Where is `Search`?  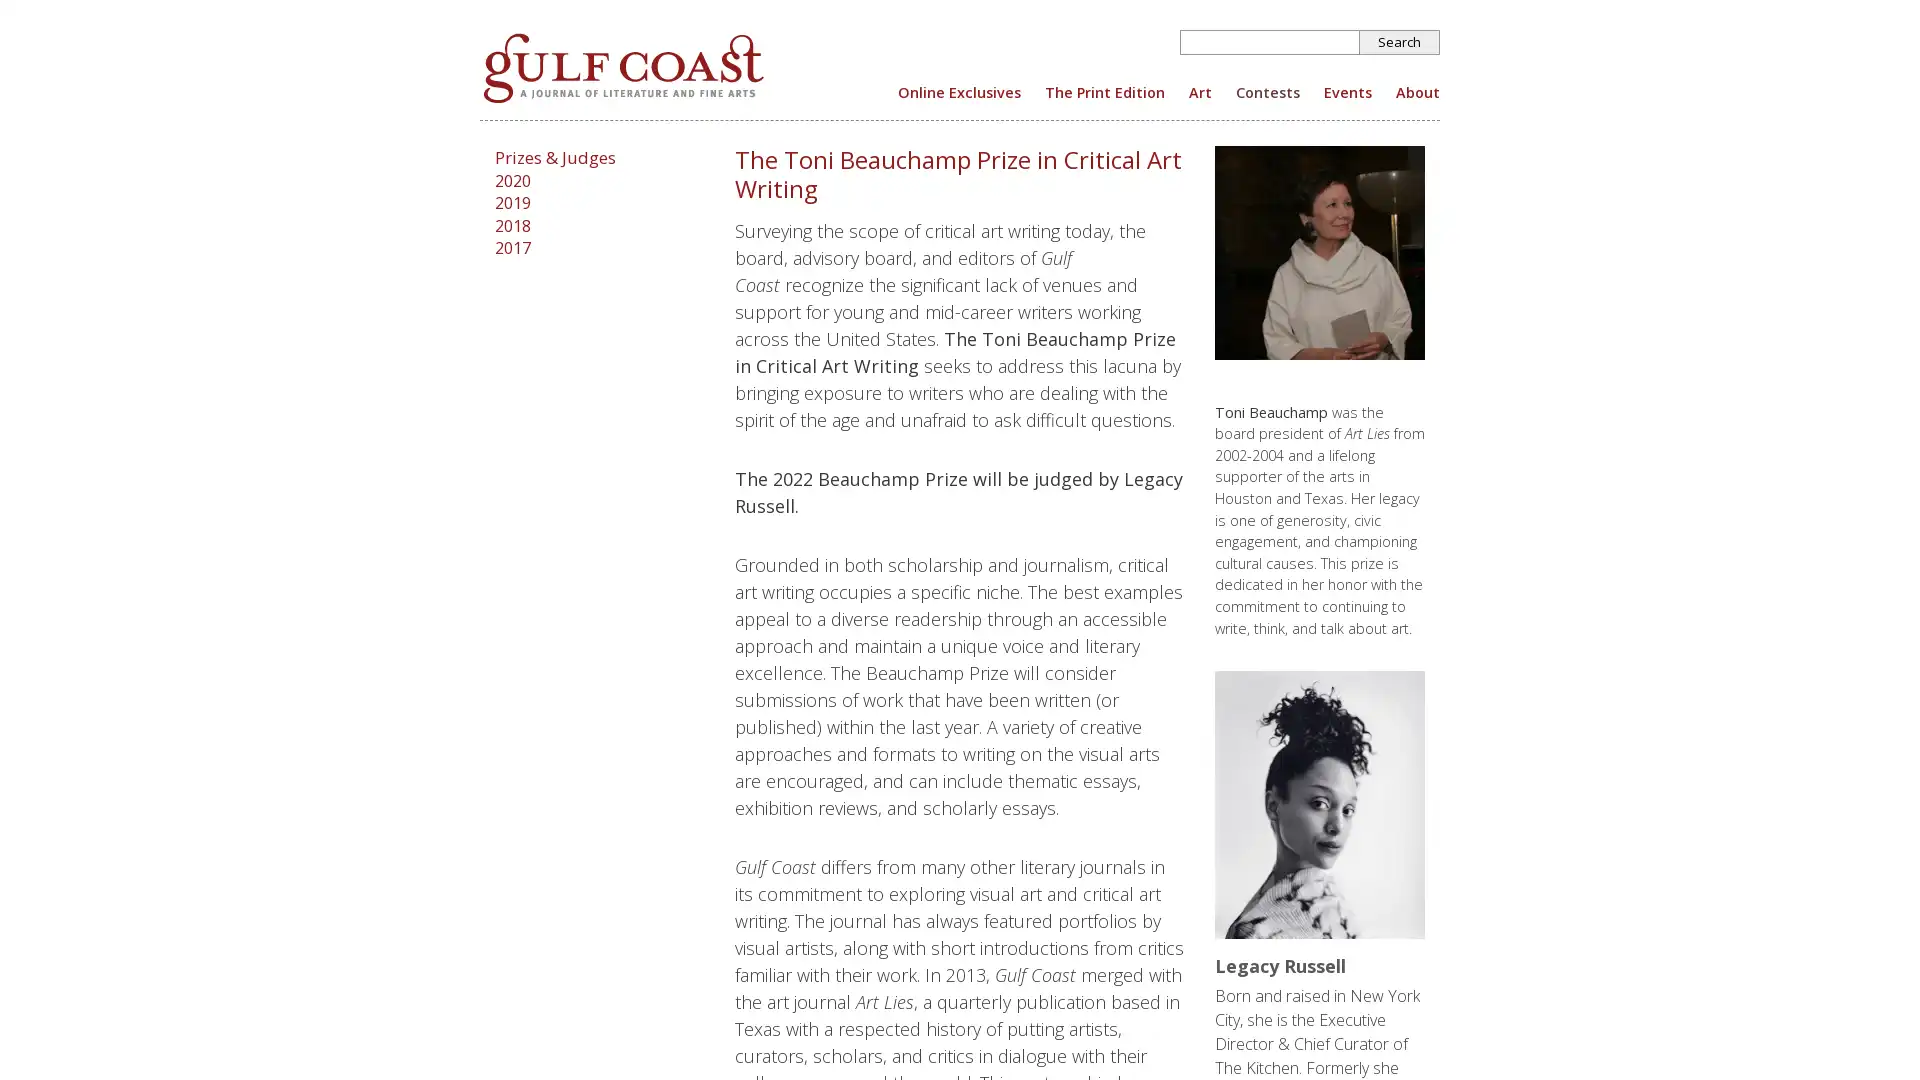 Search is located at coordinates (1399, 42).